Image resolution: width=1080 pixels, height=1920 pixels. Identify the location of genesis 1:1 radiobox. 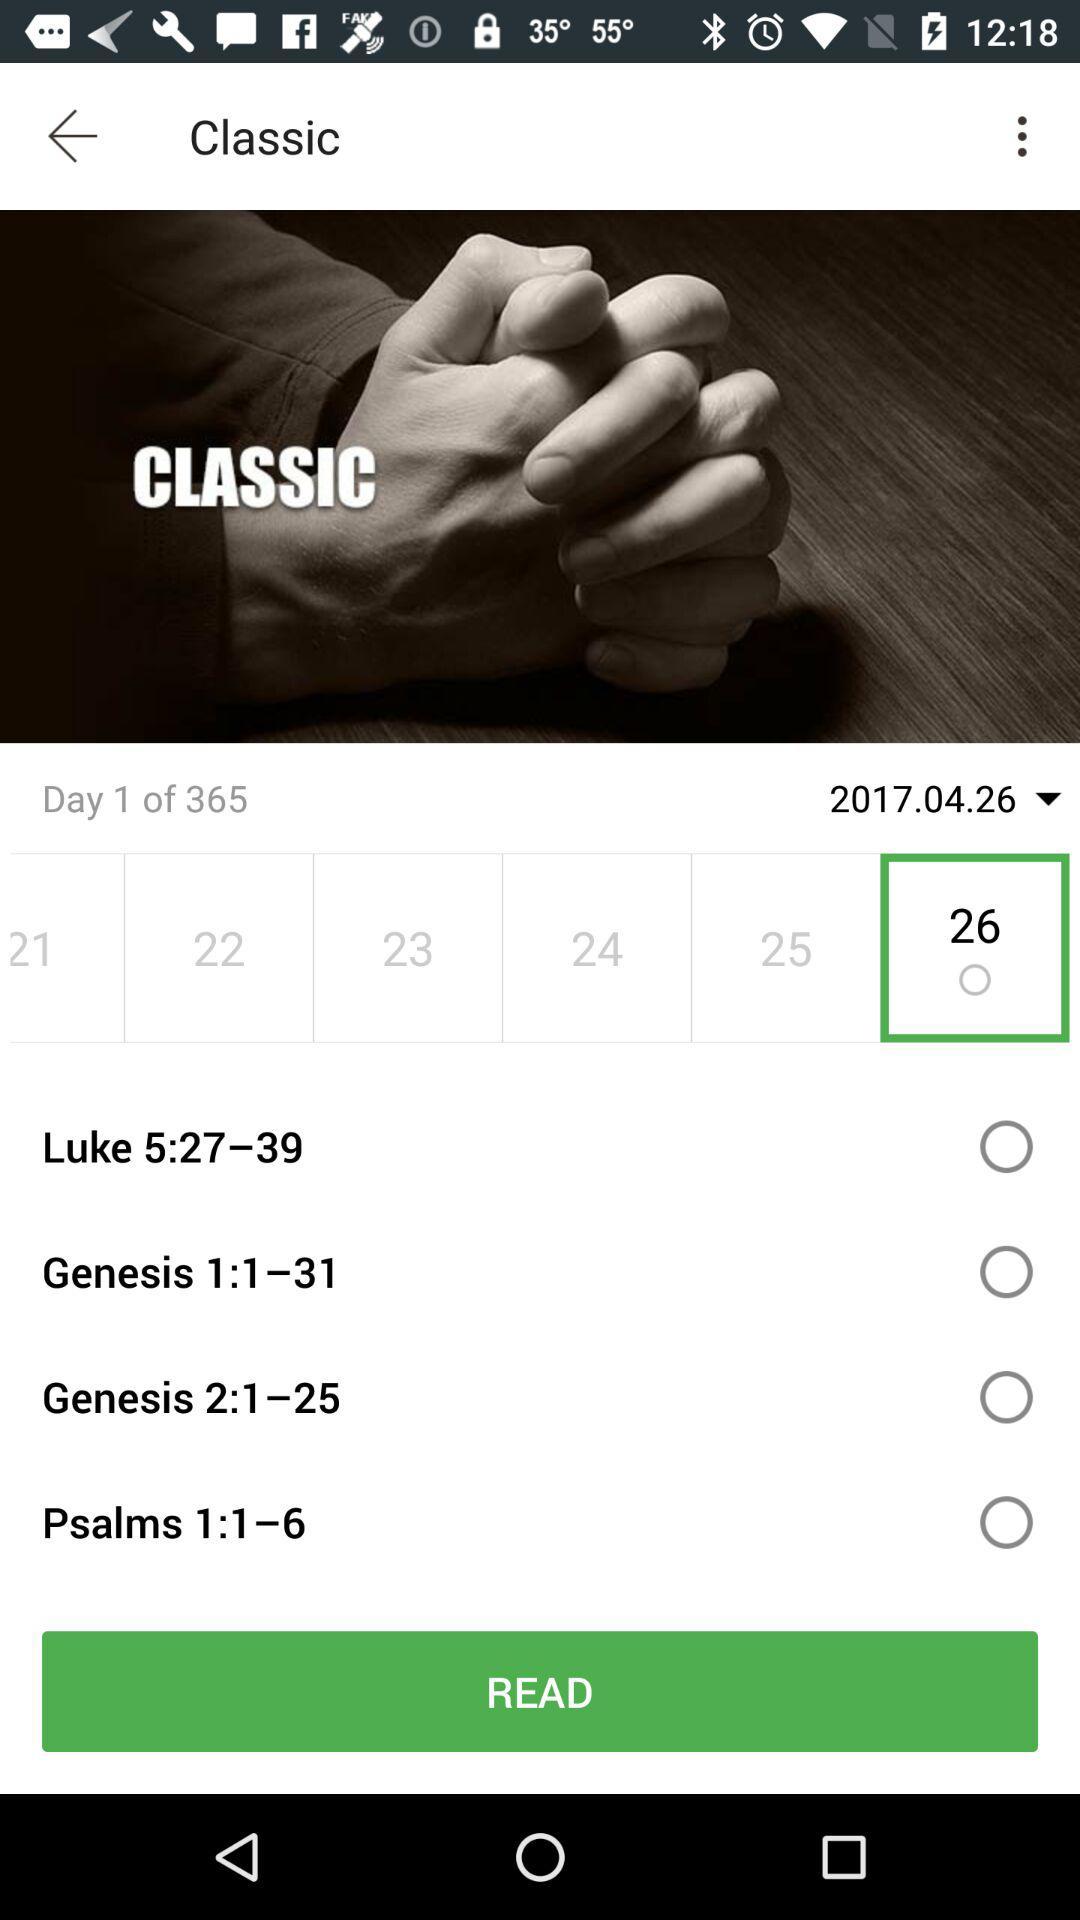
(1006, 1271).